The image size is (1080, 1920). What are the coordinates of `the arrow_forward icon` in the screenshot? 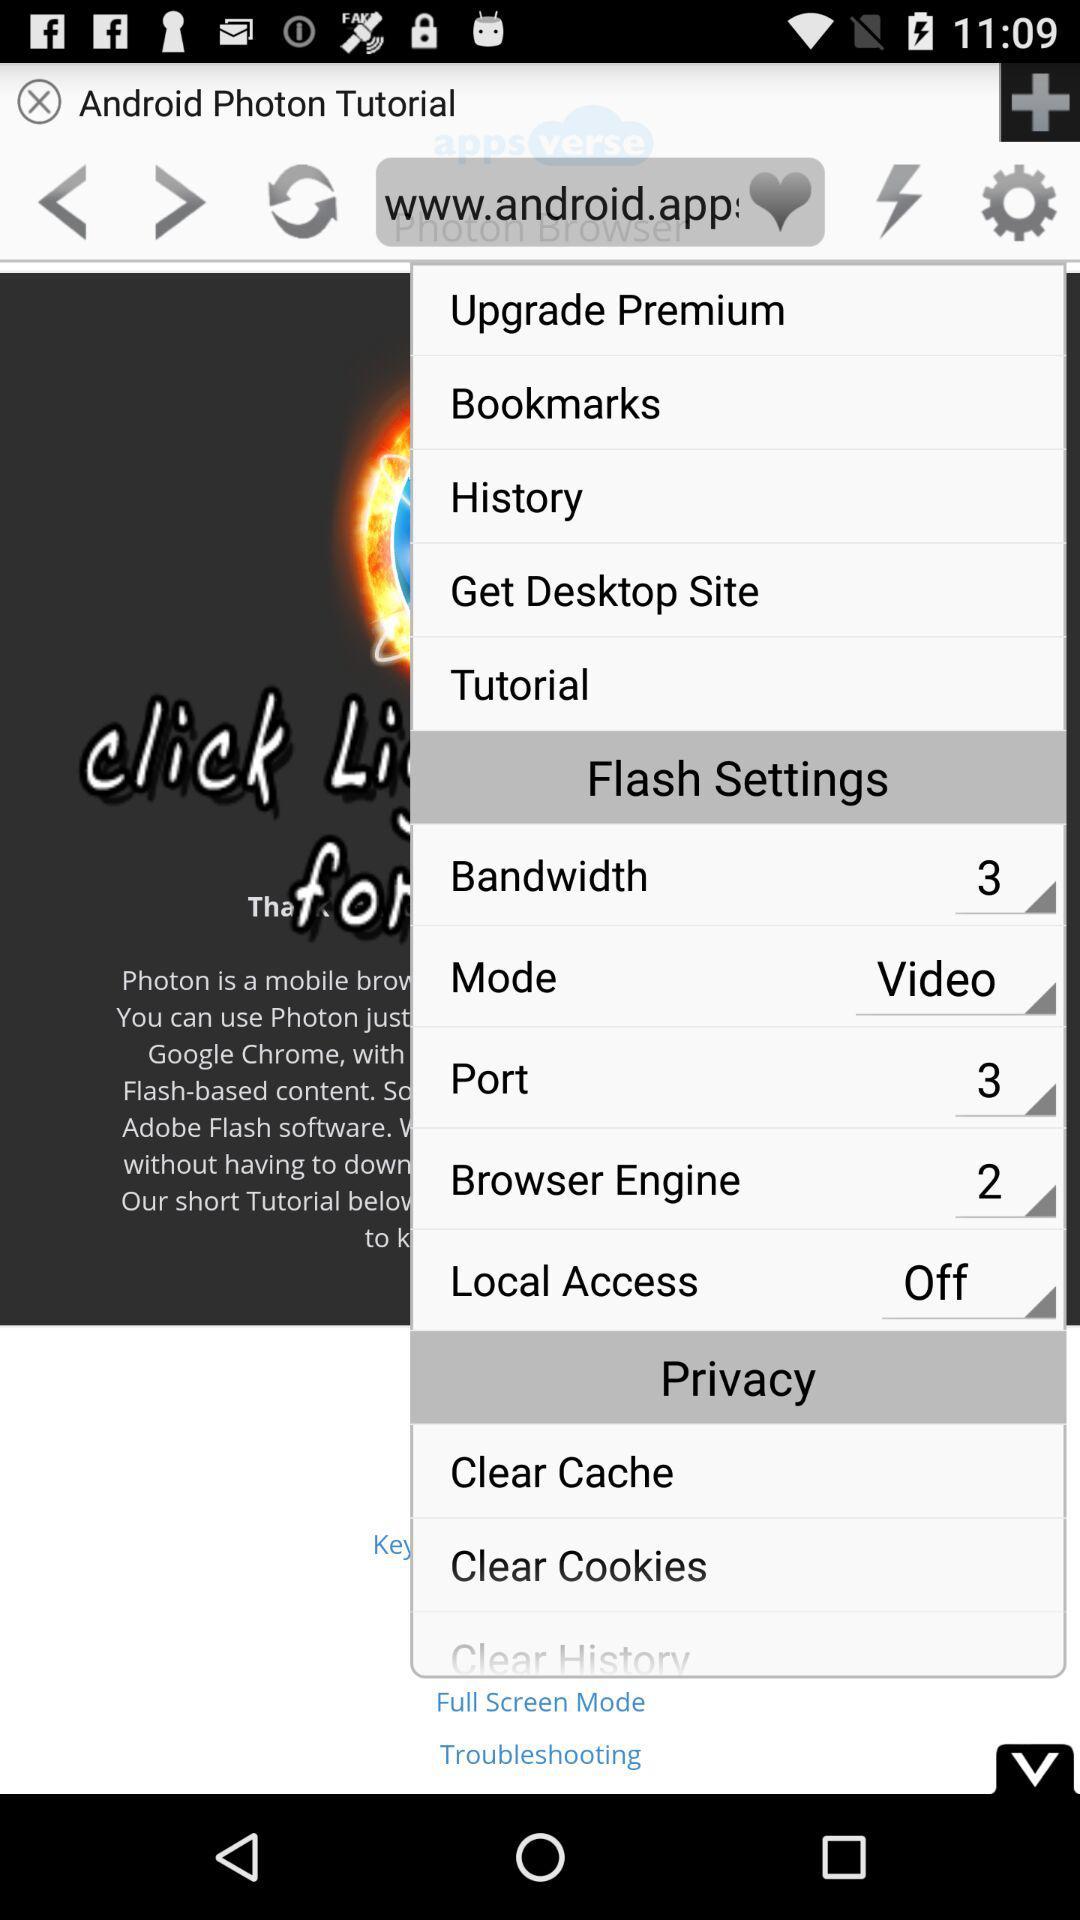 It's located at (181, 216).